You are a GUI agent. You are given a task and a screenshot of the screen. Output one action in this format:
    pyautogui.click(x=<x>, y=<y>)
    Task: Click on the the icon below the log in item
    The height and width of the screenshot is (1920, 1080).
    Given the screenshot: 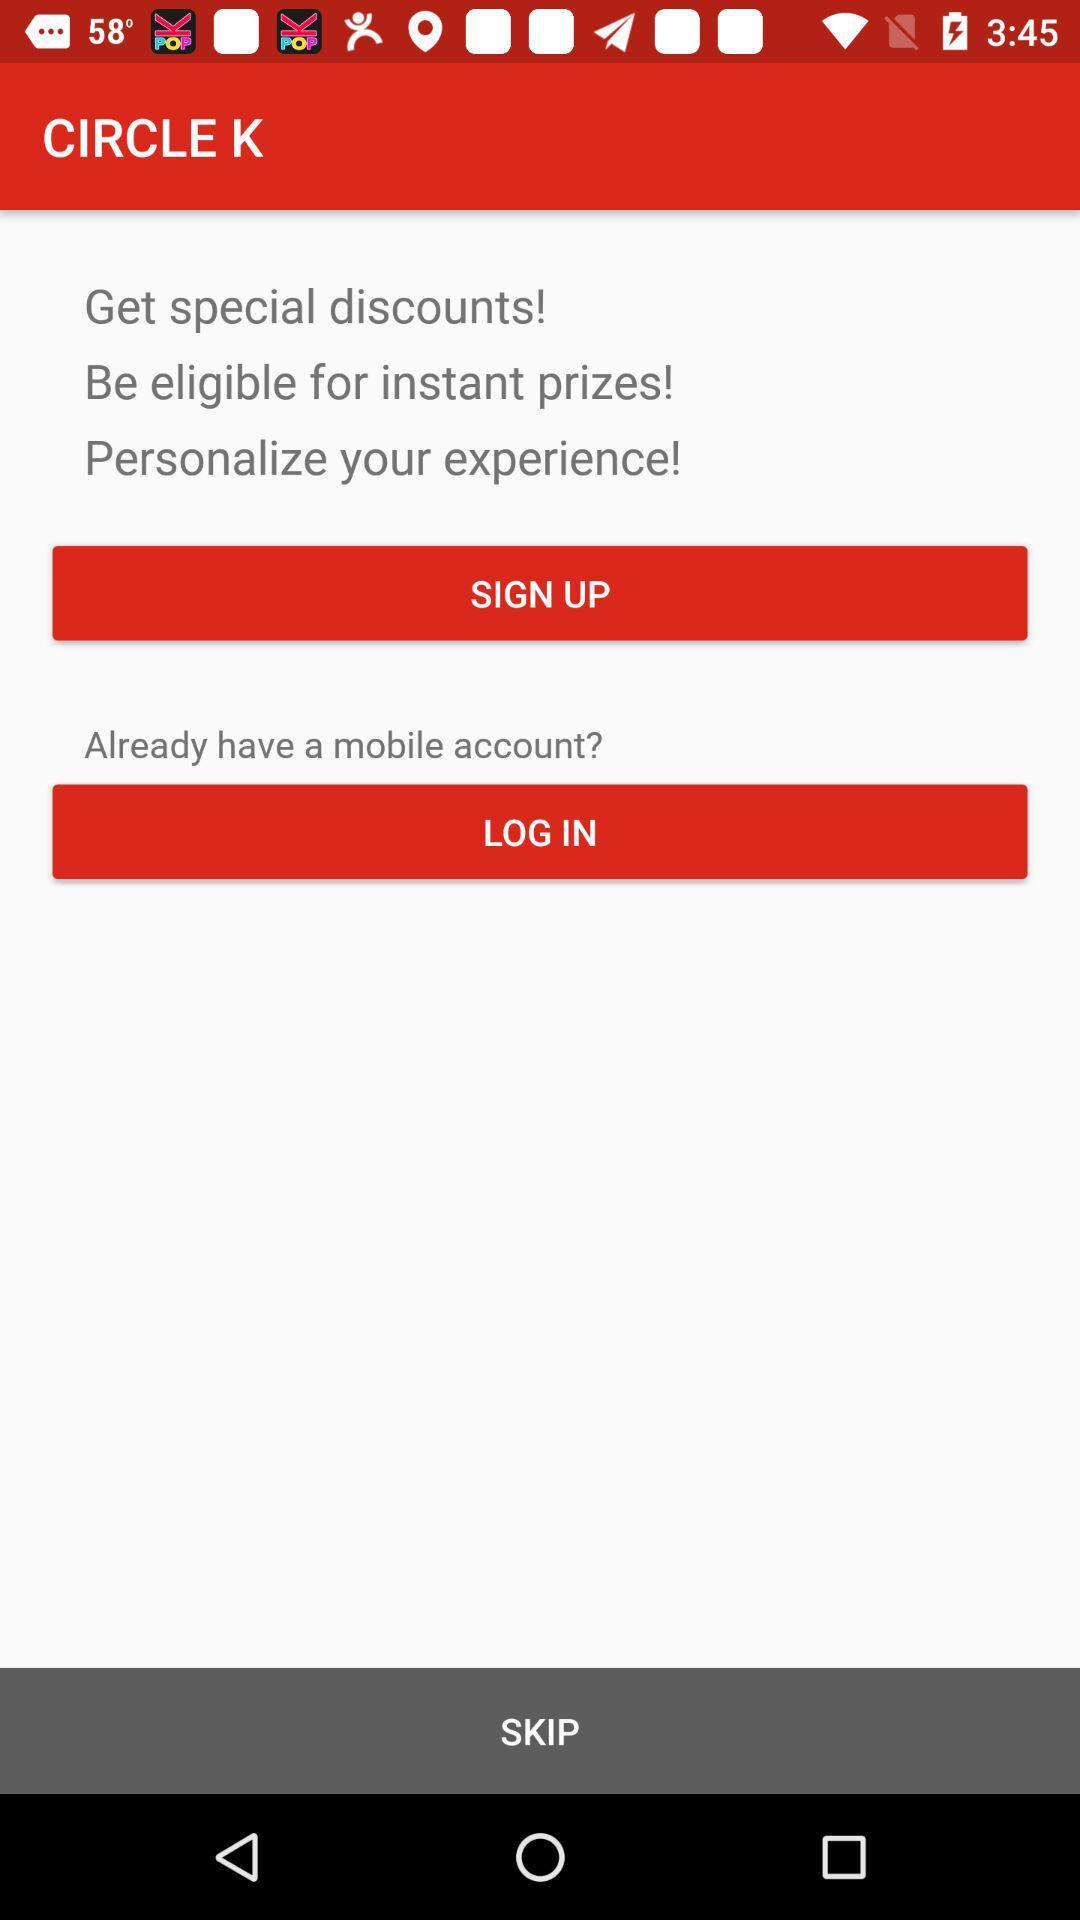 What is the action you would take?
    pyautogui.click(x=540, y=1730)
    